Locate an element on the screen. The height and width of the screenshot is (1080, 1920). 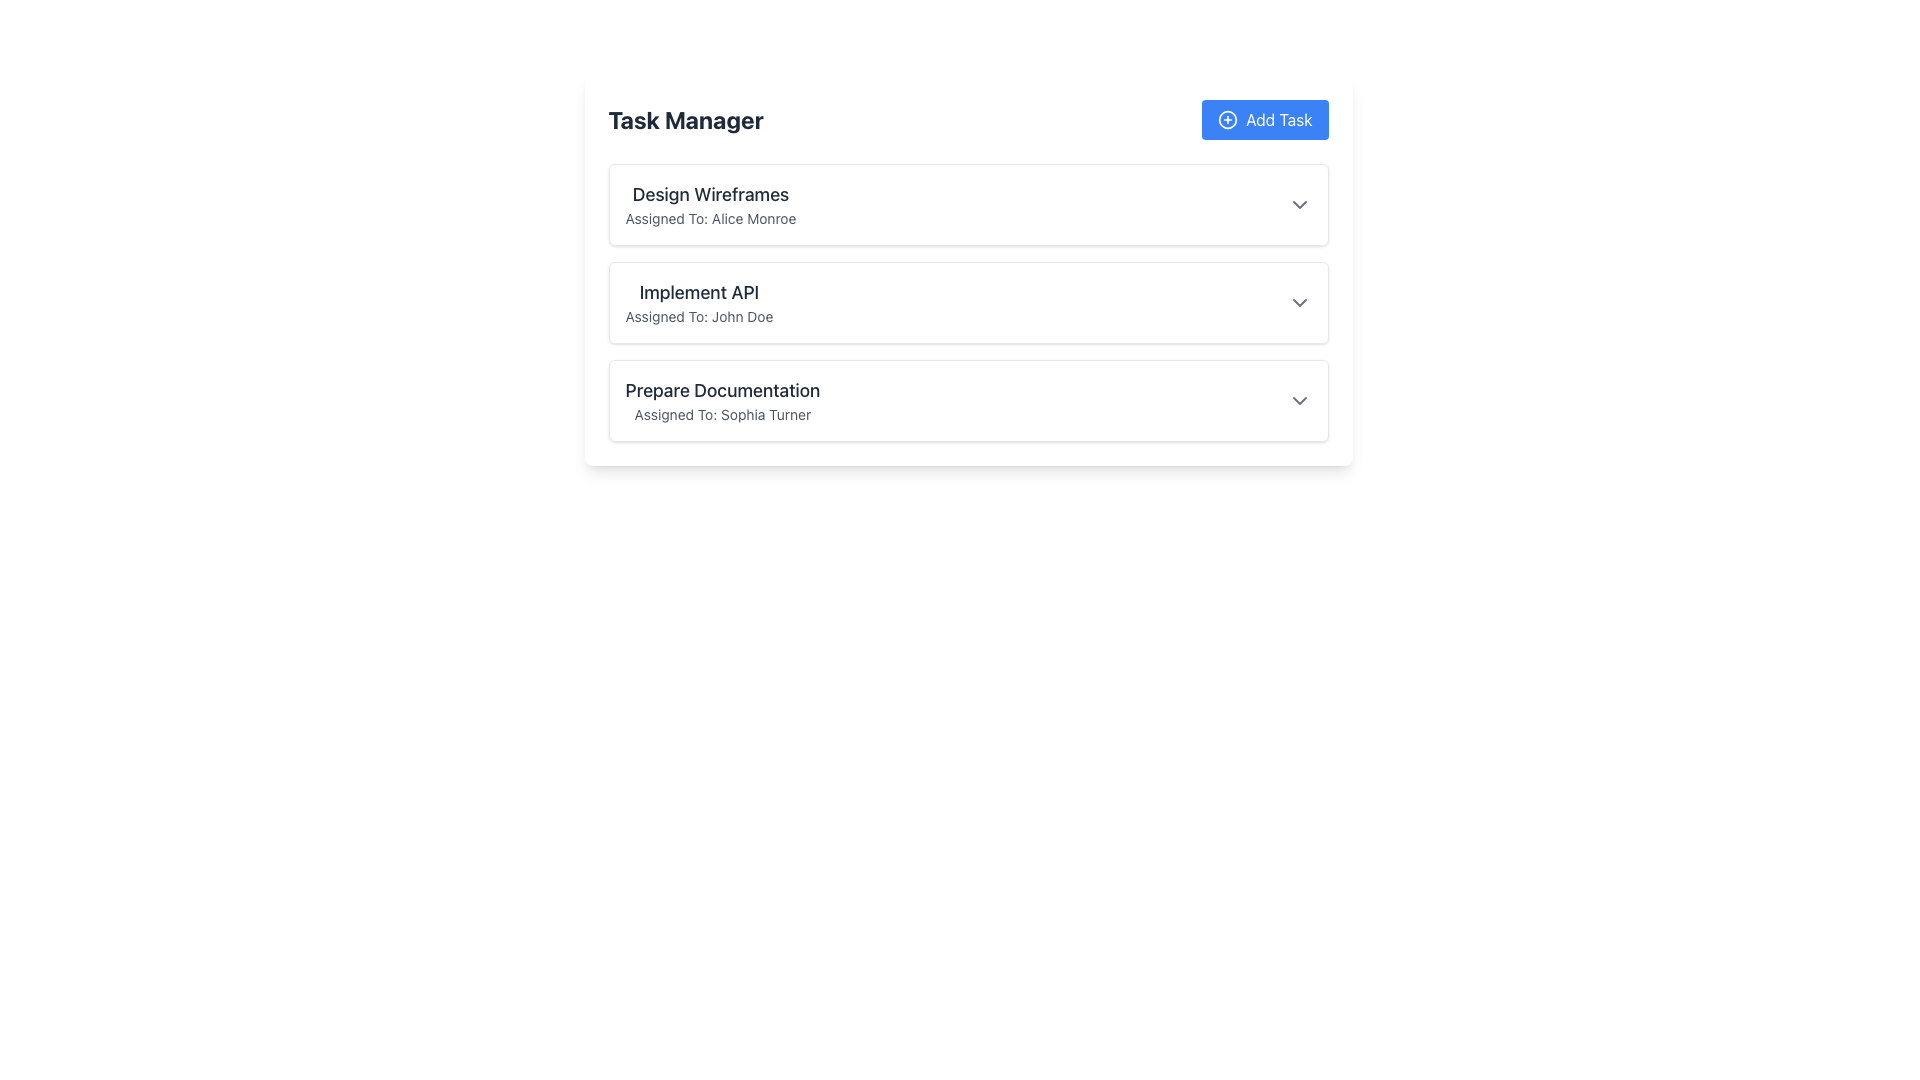
the icon that toggles the visibility of additional details related to the 'Design Wireframes' task, which is the only icon in the topmost task panel aligned near the right edge is located at coordinates (1299, 204).